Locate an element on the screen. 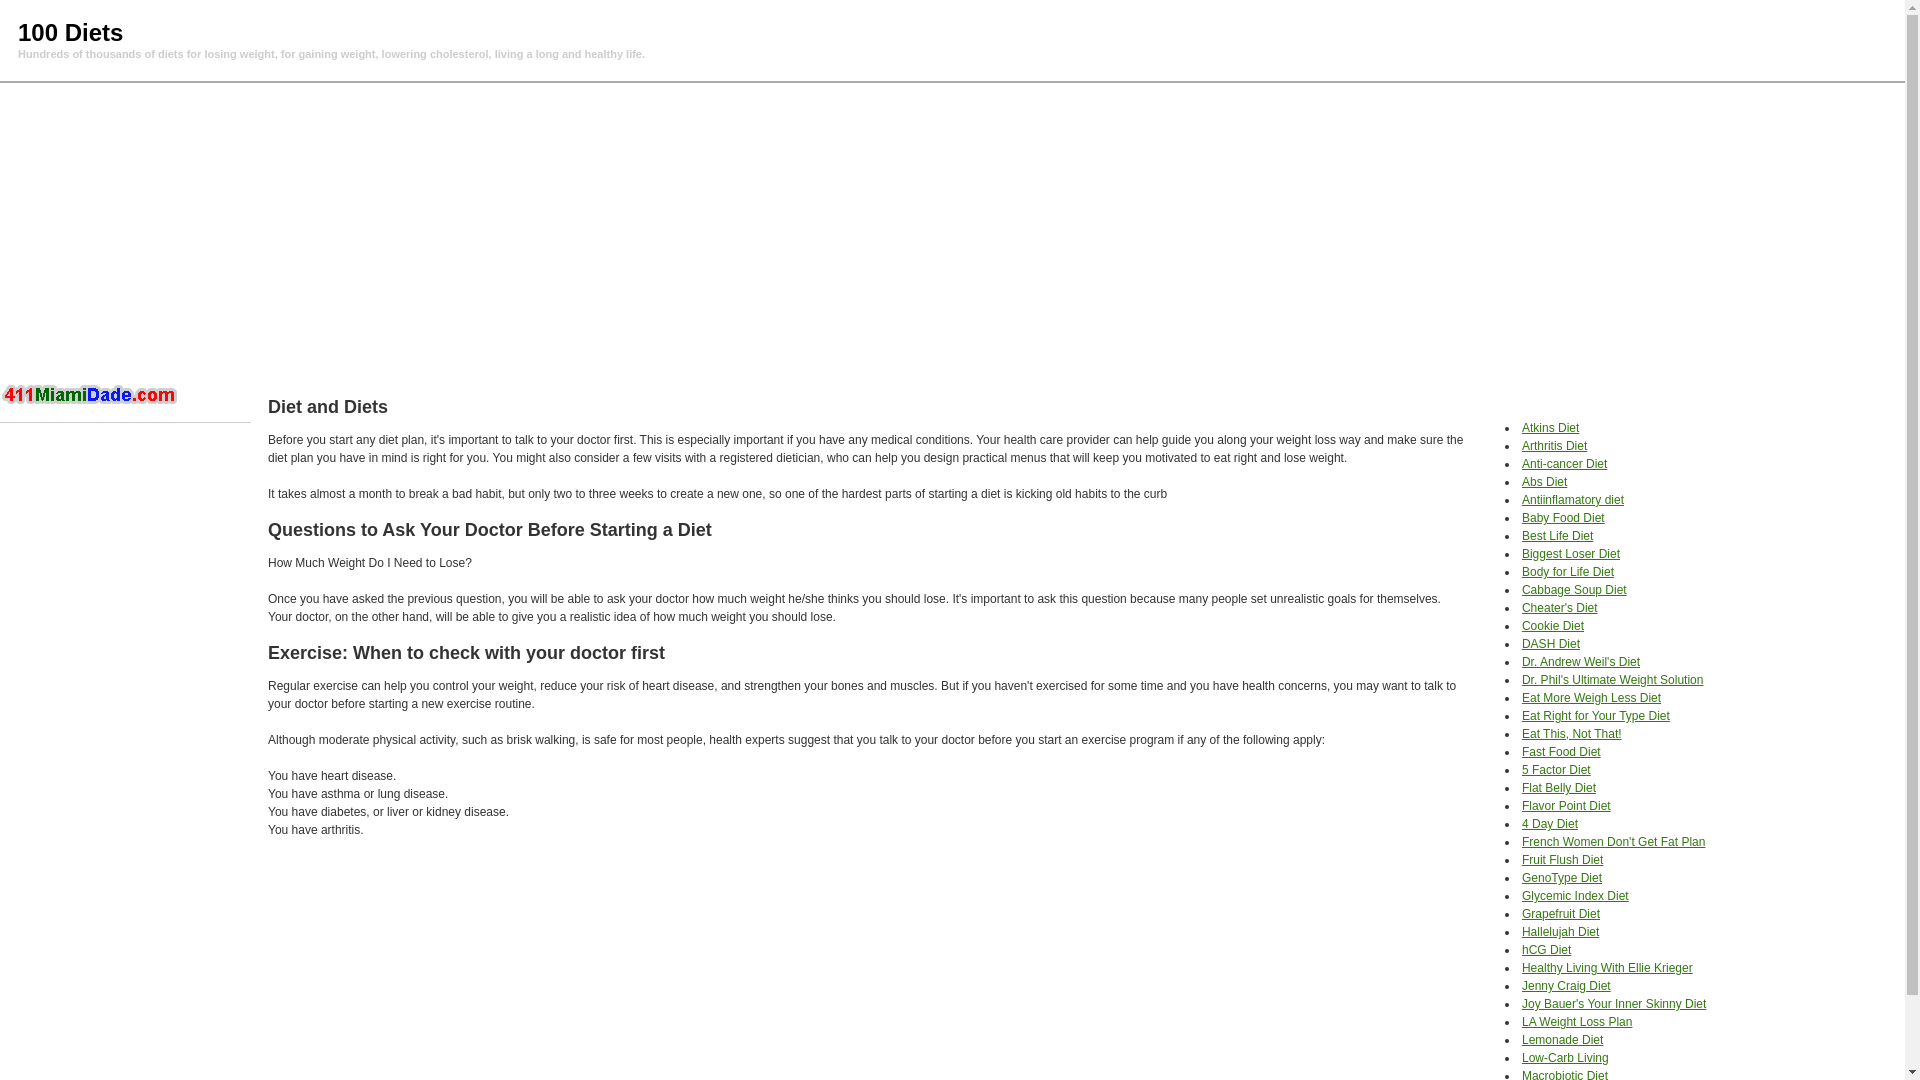  'GenoType Diet' is located at coordinates (1560, 877).